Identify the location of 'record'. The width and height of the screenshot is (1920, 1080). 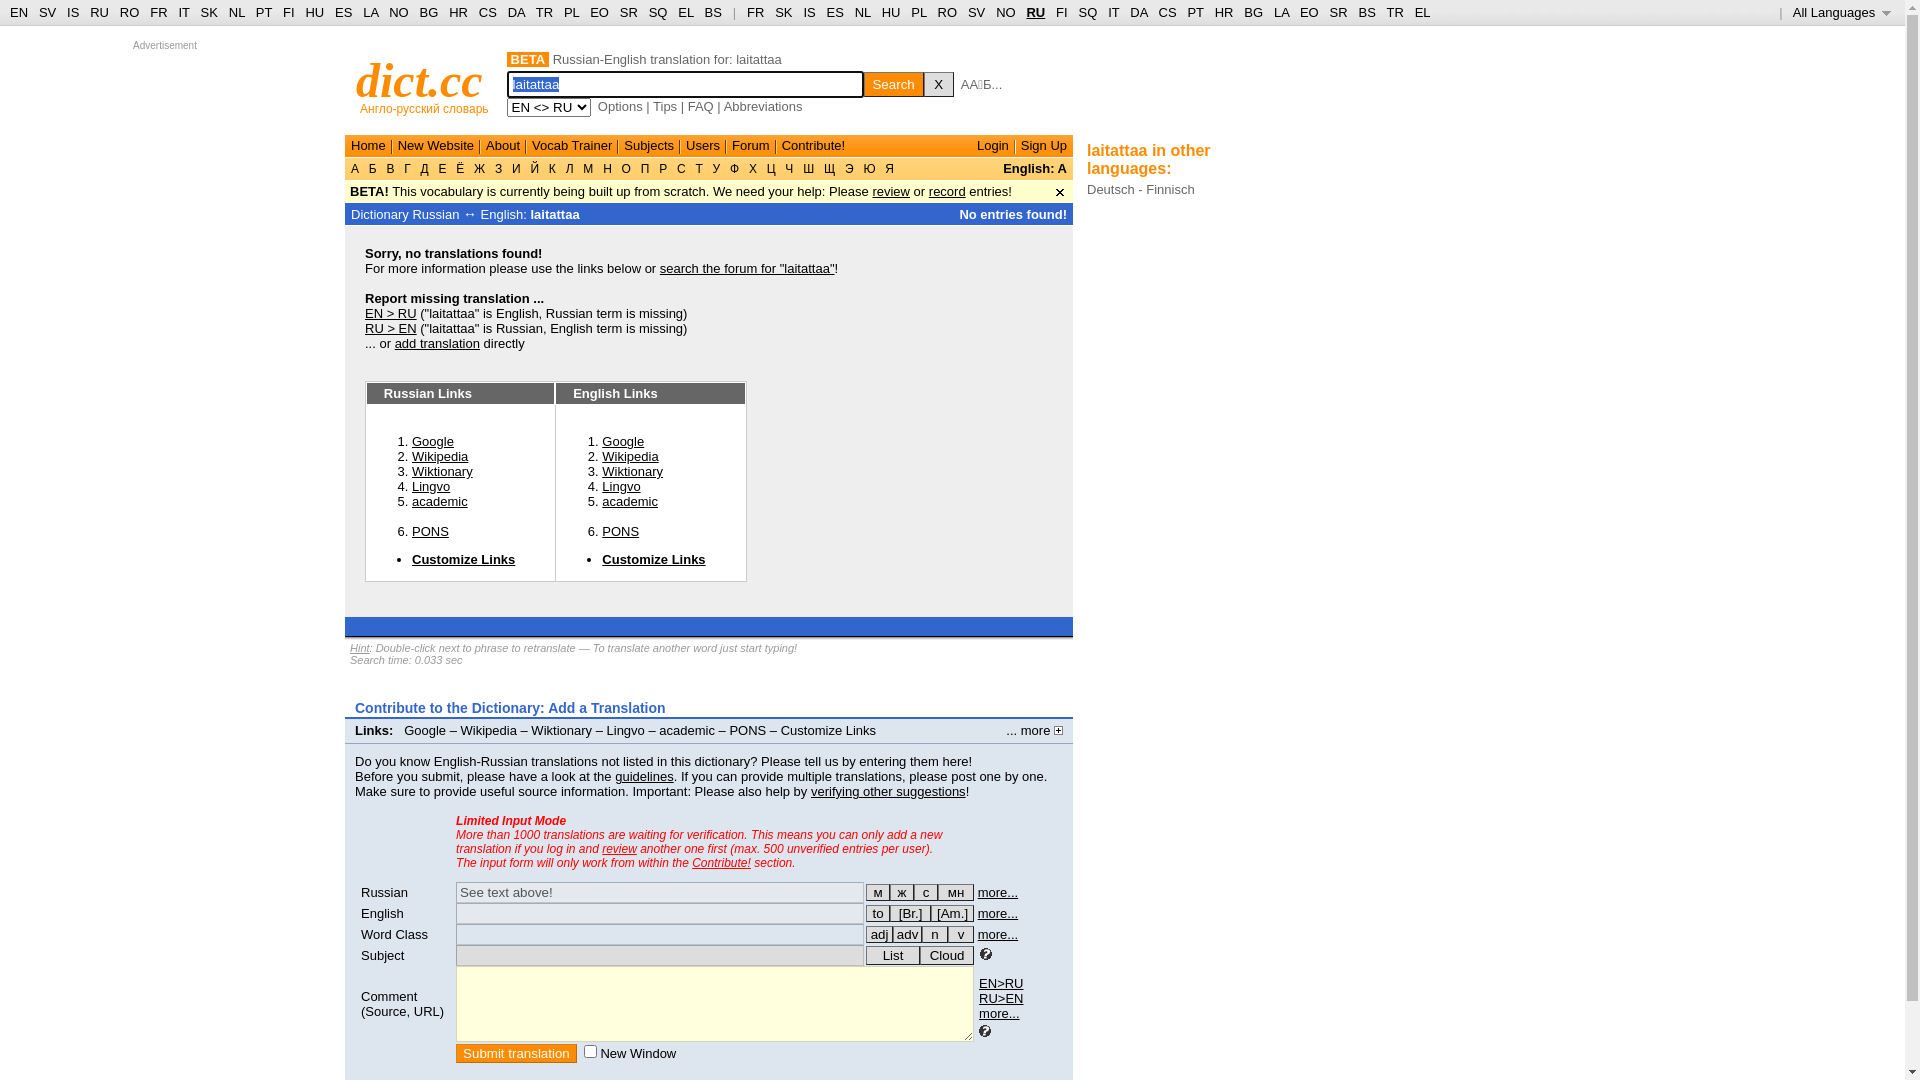
(928, 191).